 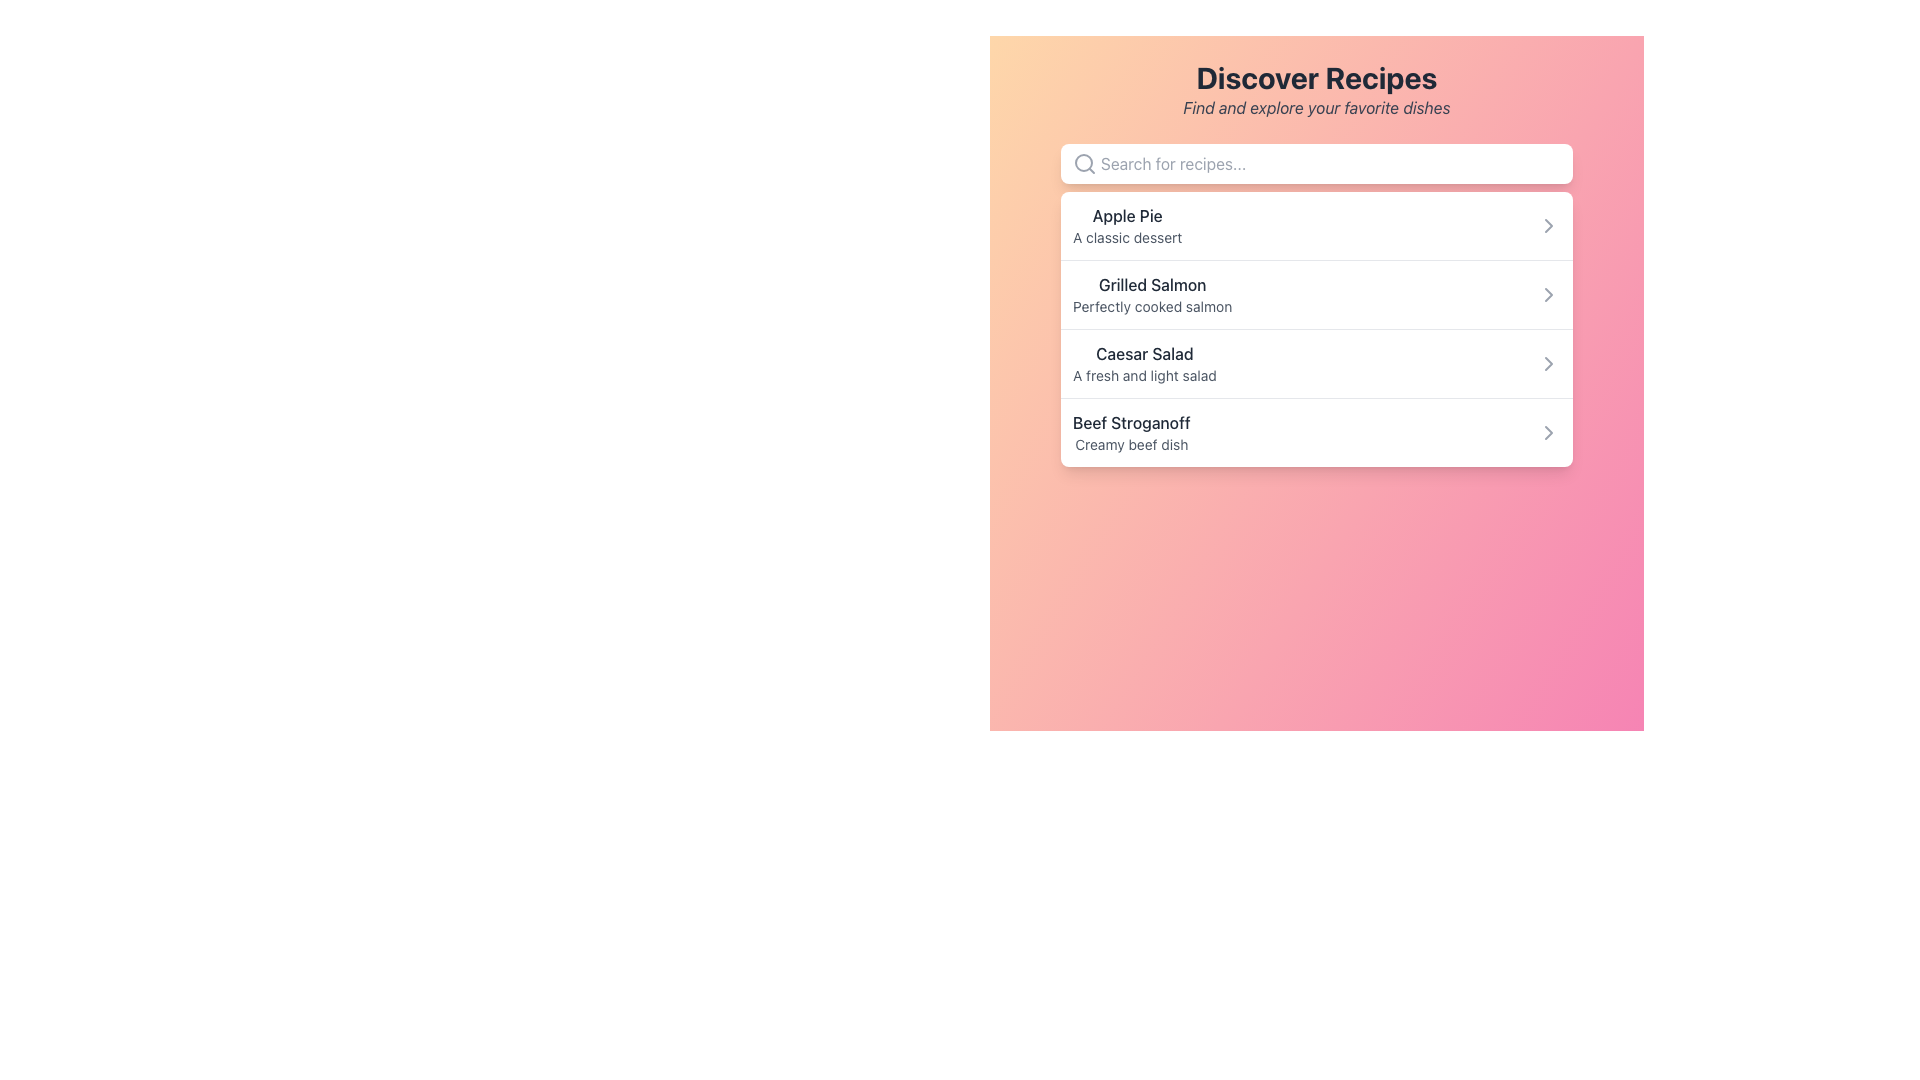 What do you see at coordinates (1127, 216) in the screenshot?
I see `the text label reading 'Apple Pie' which is styled in bold dark gray, located at the top of the recipe list` at bounding box center [1127, 216].